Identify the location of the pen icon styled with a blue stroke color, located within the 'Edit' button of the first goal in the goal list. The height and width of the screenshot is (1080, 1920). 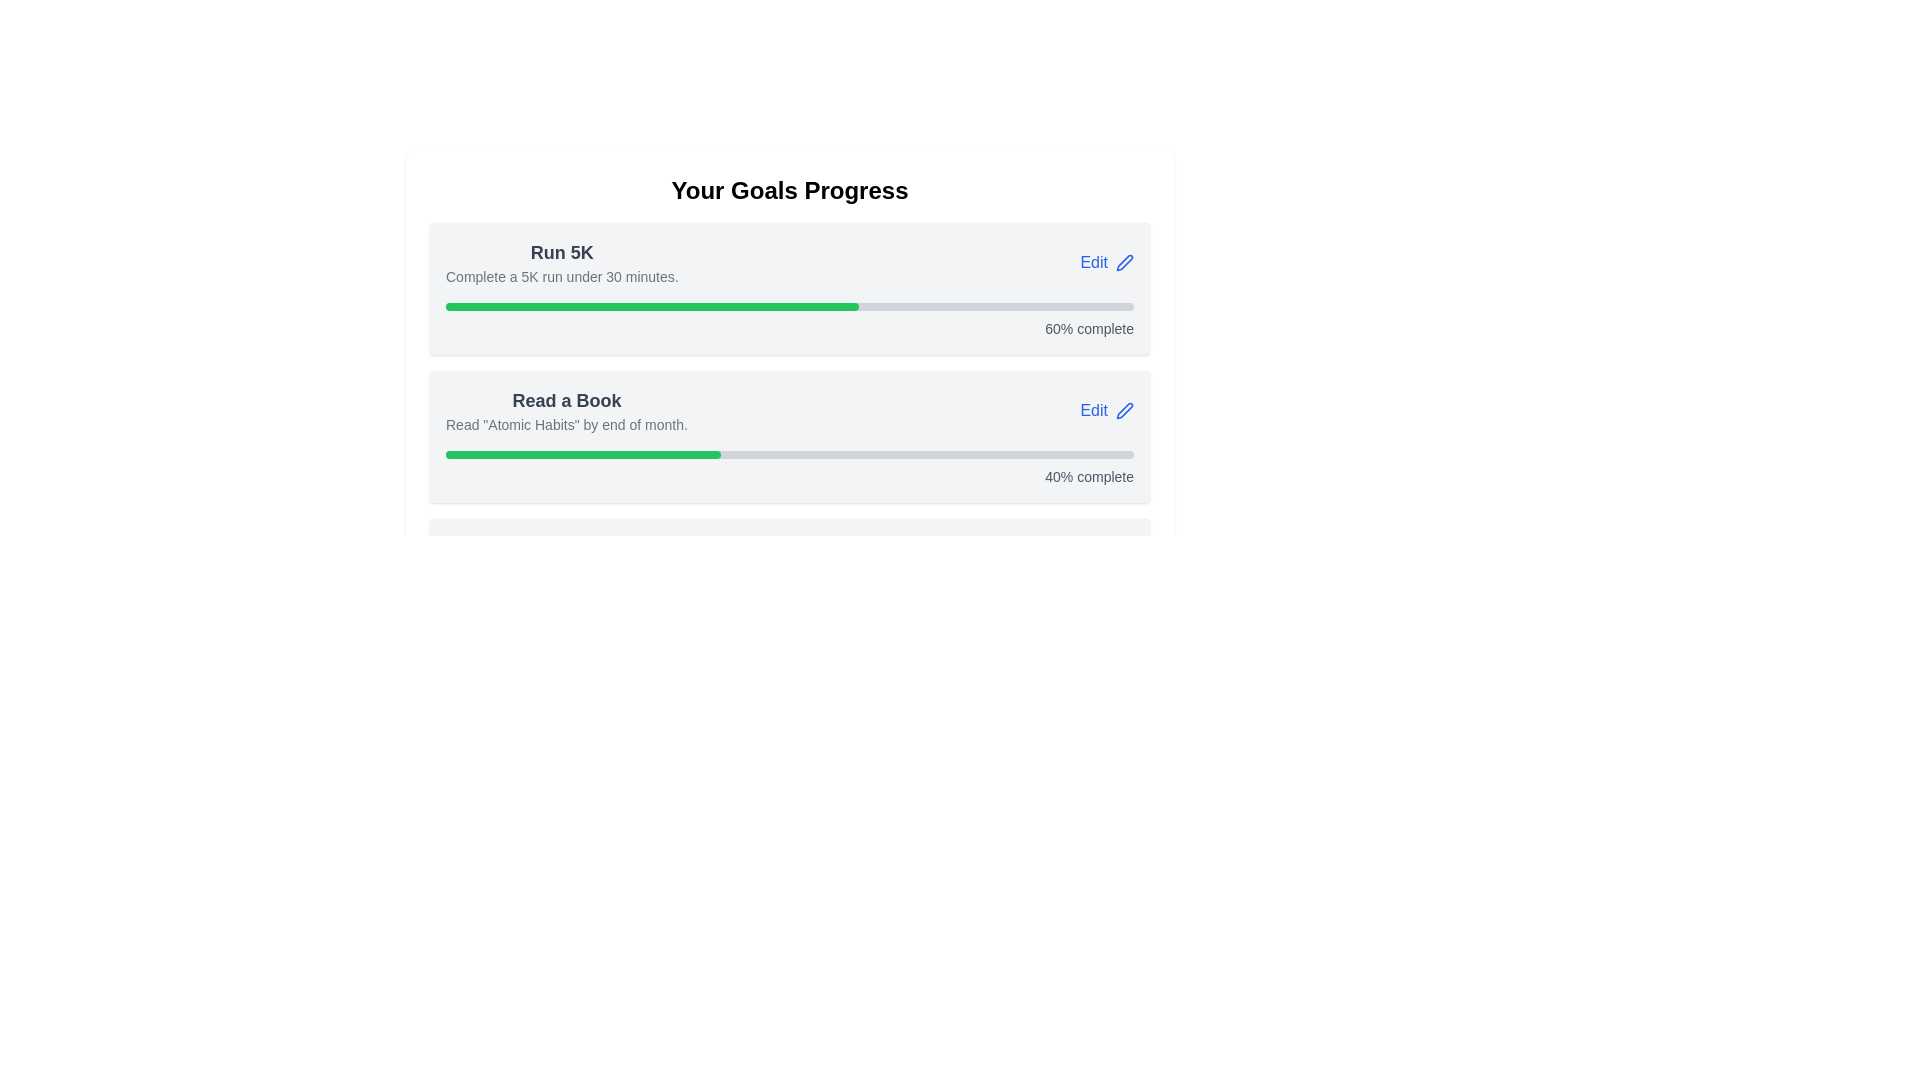
(1124, 261).